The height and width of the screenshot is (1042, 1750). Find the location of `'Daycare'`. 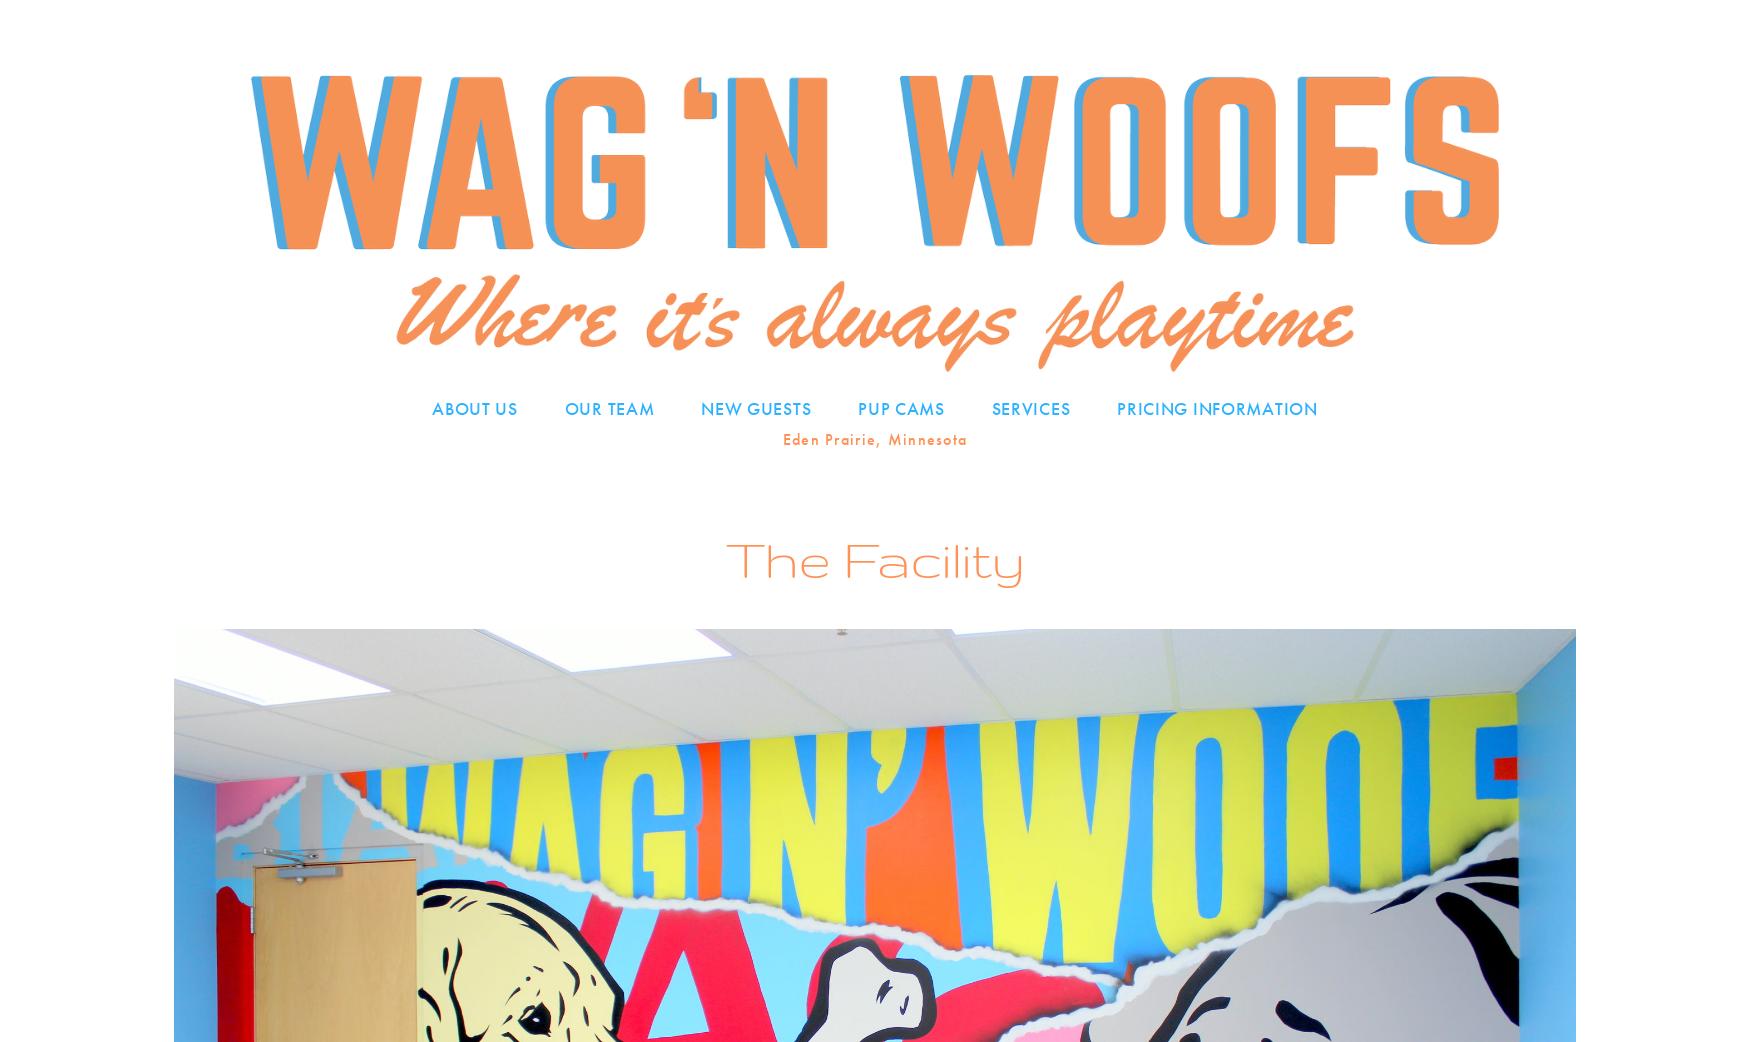

'Daycare' is located at coordinates (1030, 446).